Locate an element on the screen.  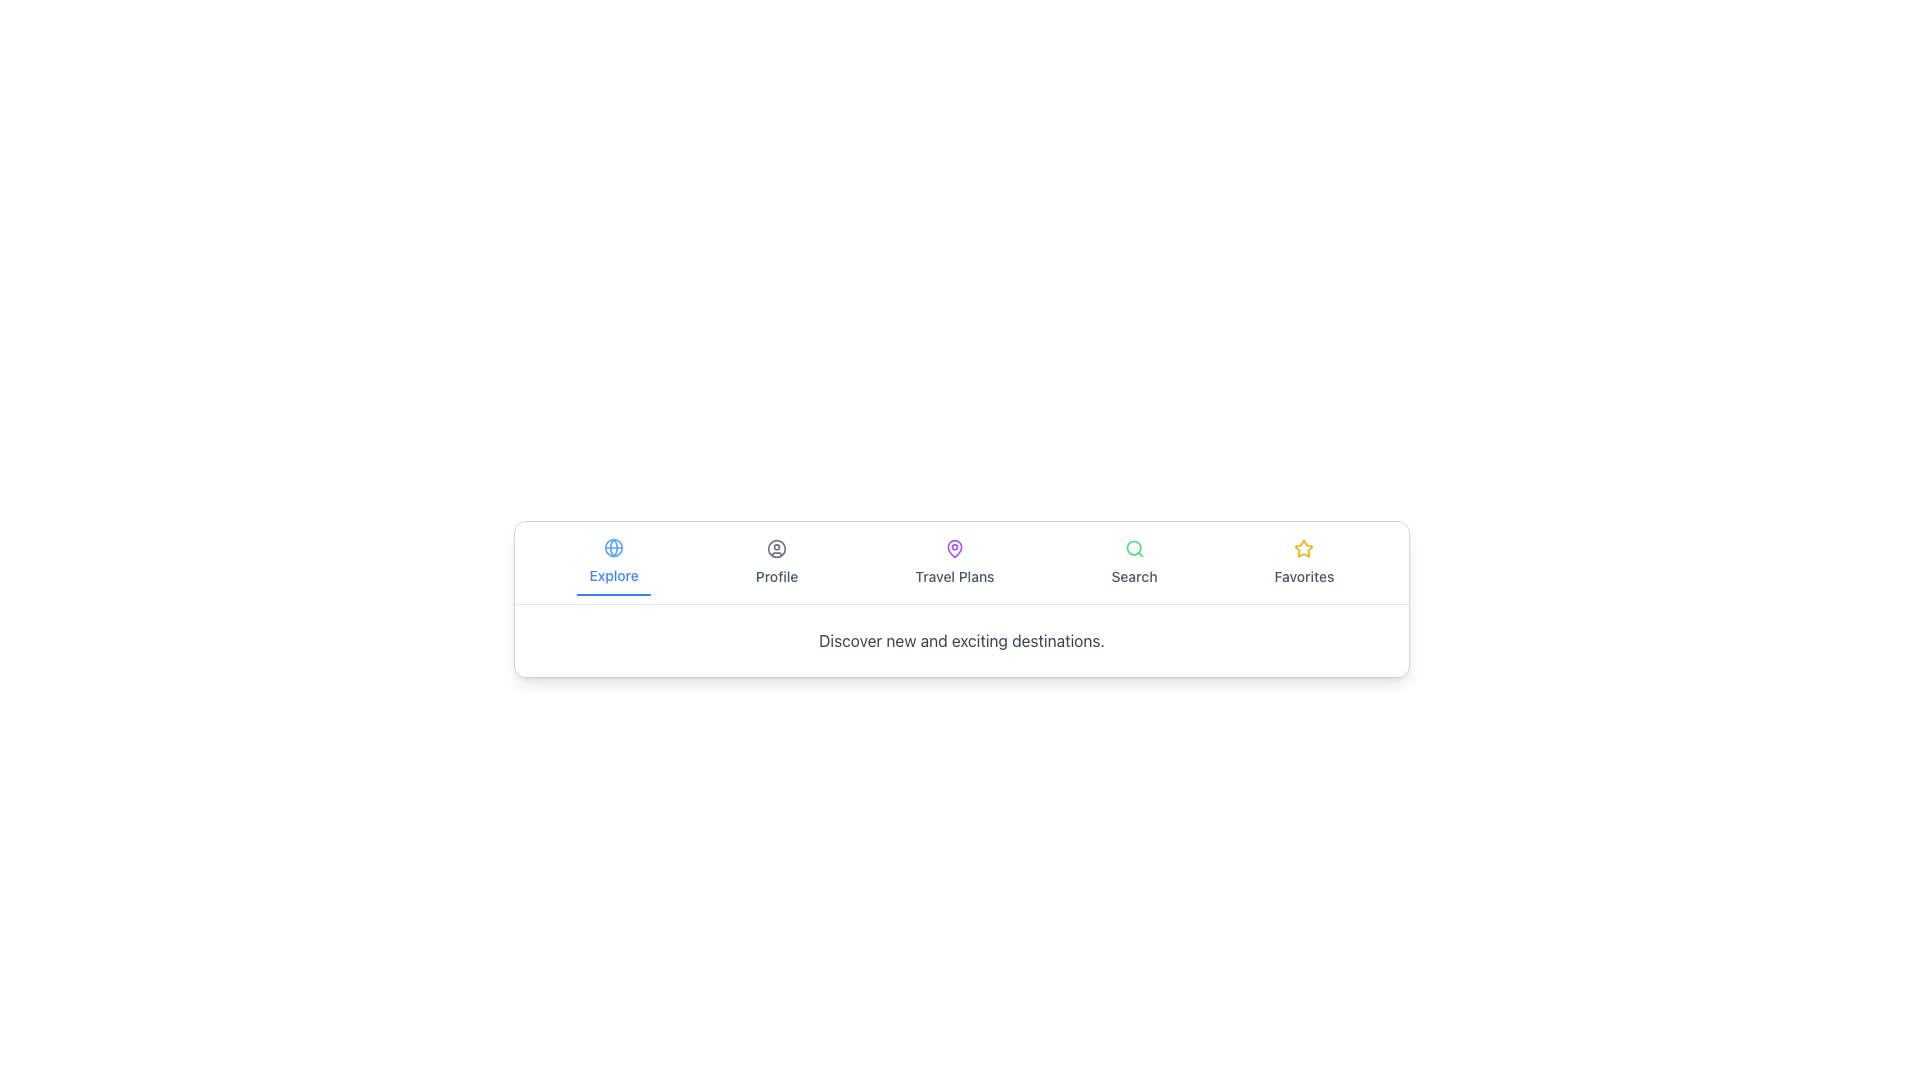
the 'Favorites' menu item, which displays a yellow star icon above the text in a medium gray font, located at the bottom of the interface in the horizontal navigation menu is located at coordinates (1304, 563).